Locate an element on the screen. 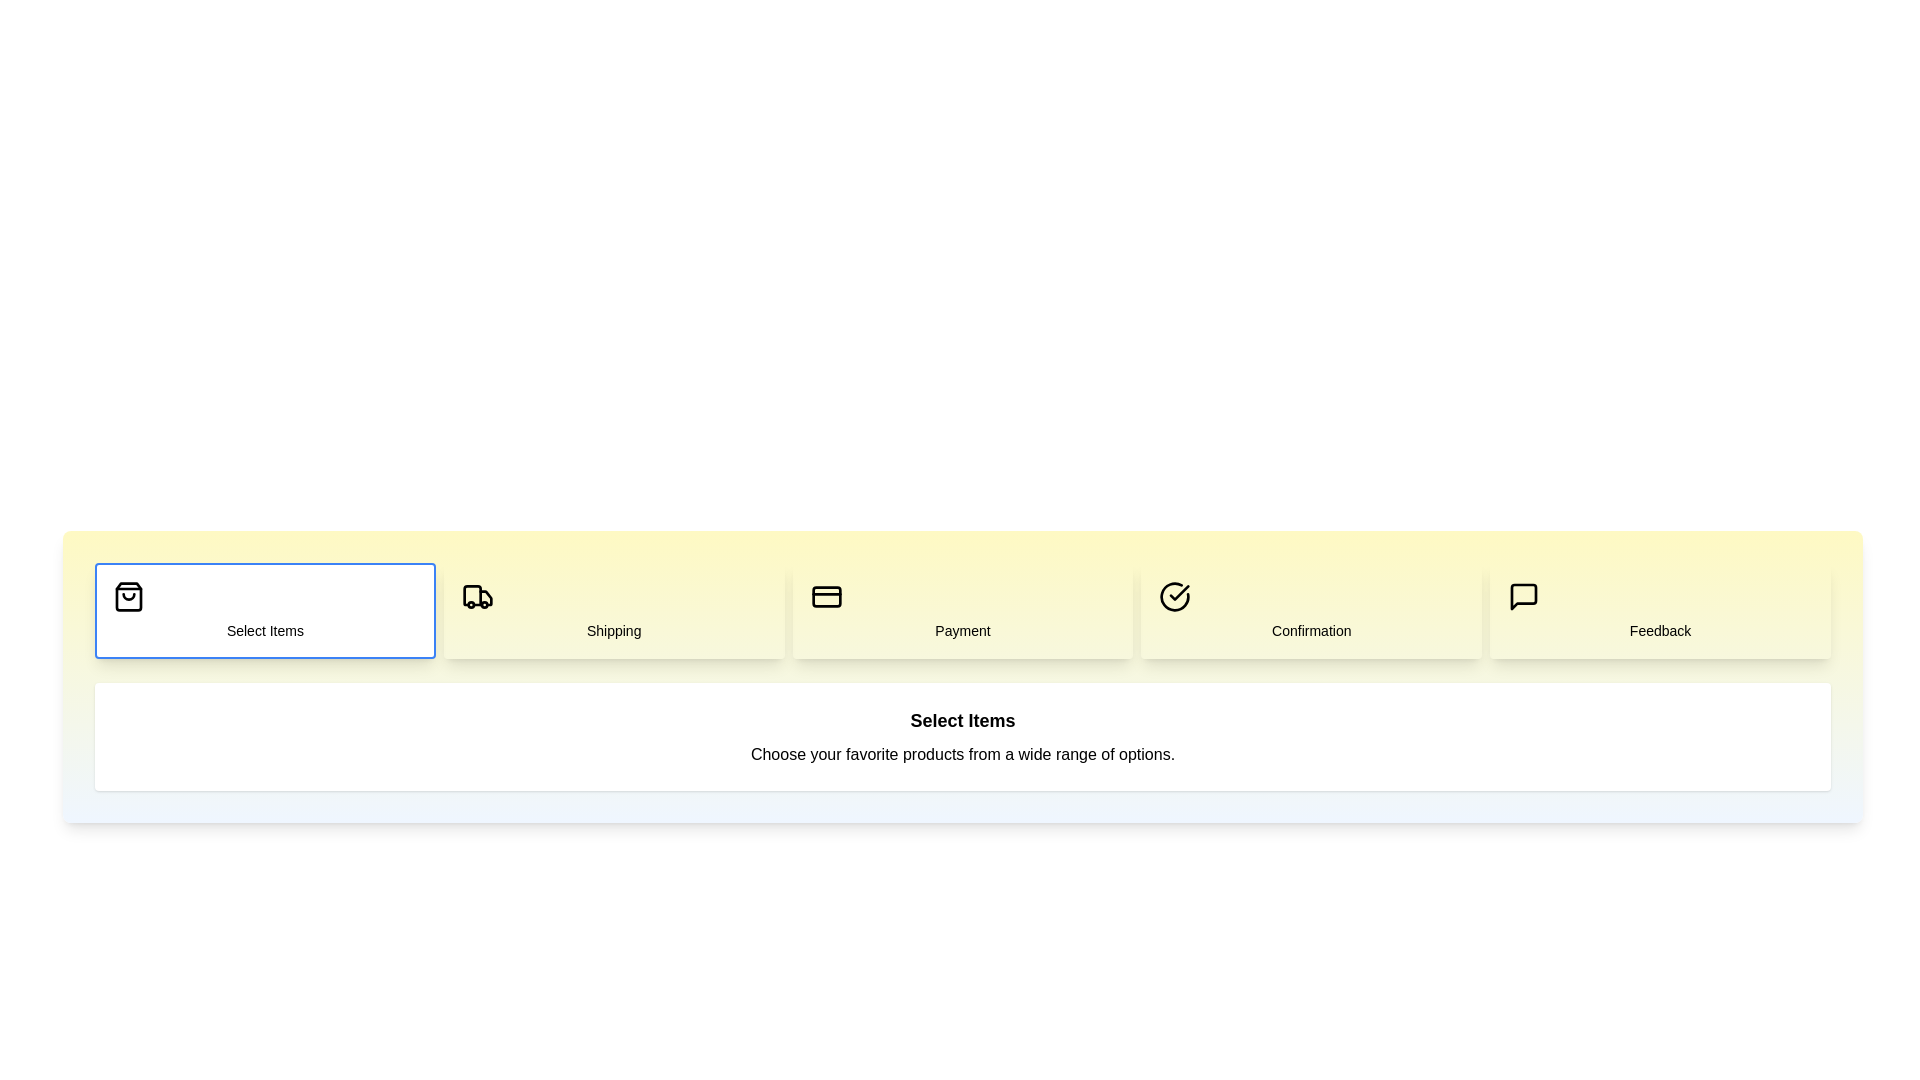 The height and width of the screenshot is (1080, 1920). the tab corresponding to the Payment phase in the purchase process is located at coordinates (963, 609).